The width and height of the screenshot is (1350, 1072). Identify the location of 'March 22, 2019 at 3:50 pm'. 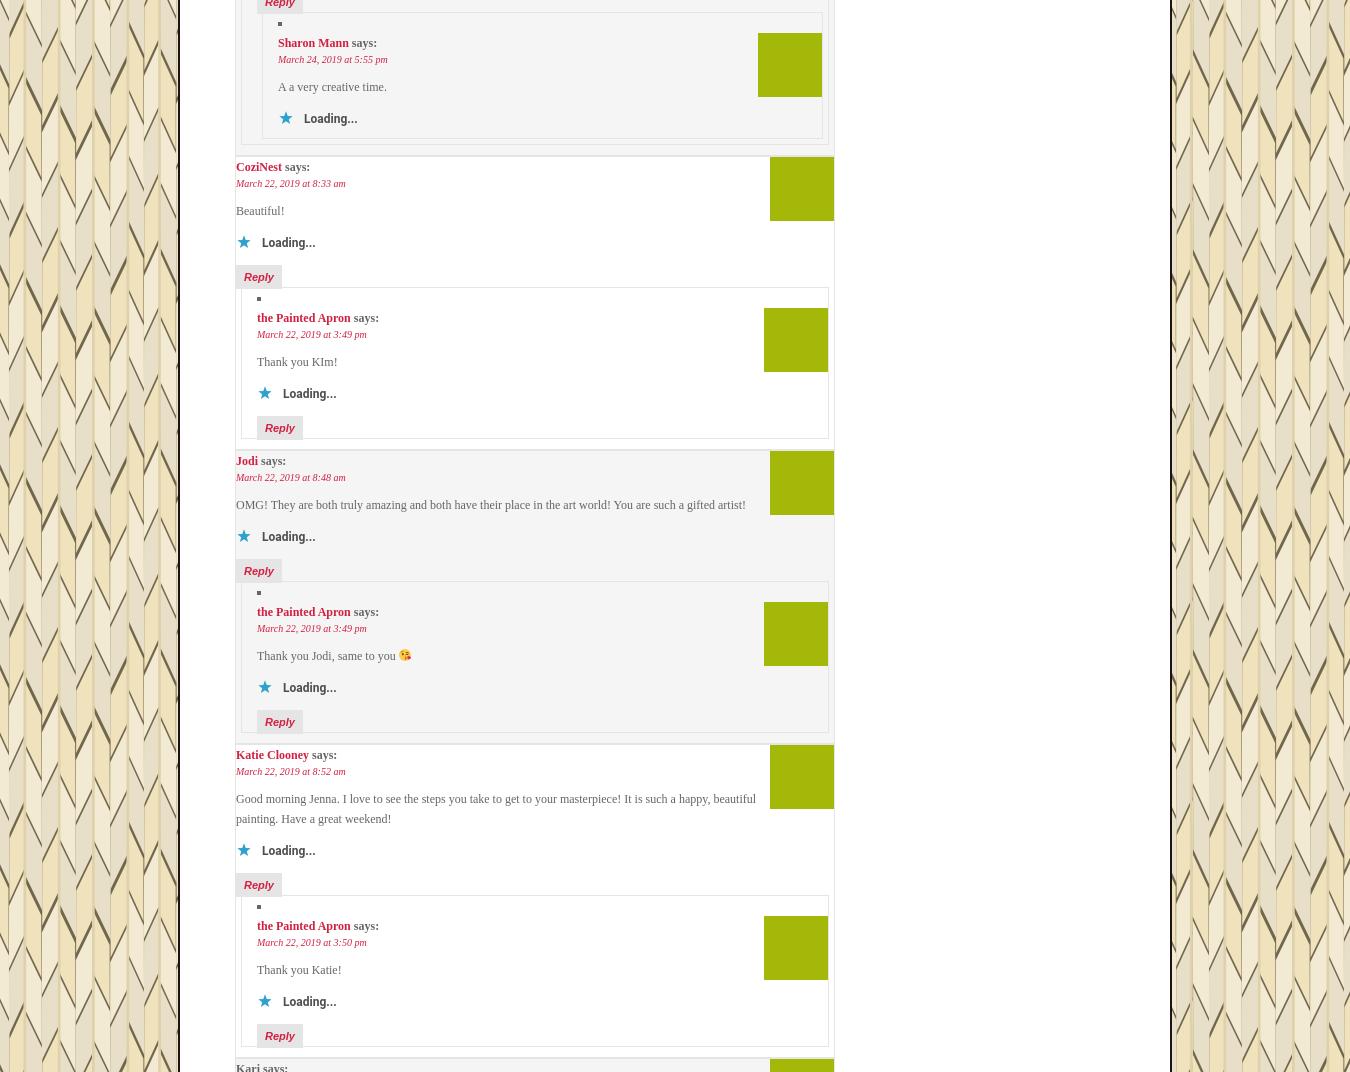
(310, 941).